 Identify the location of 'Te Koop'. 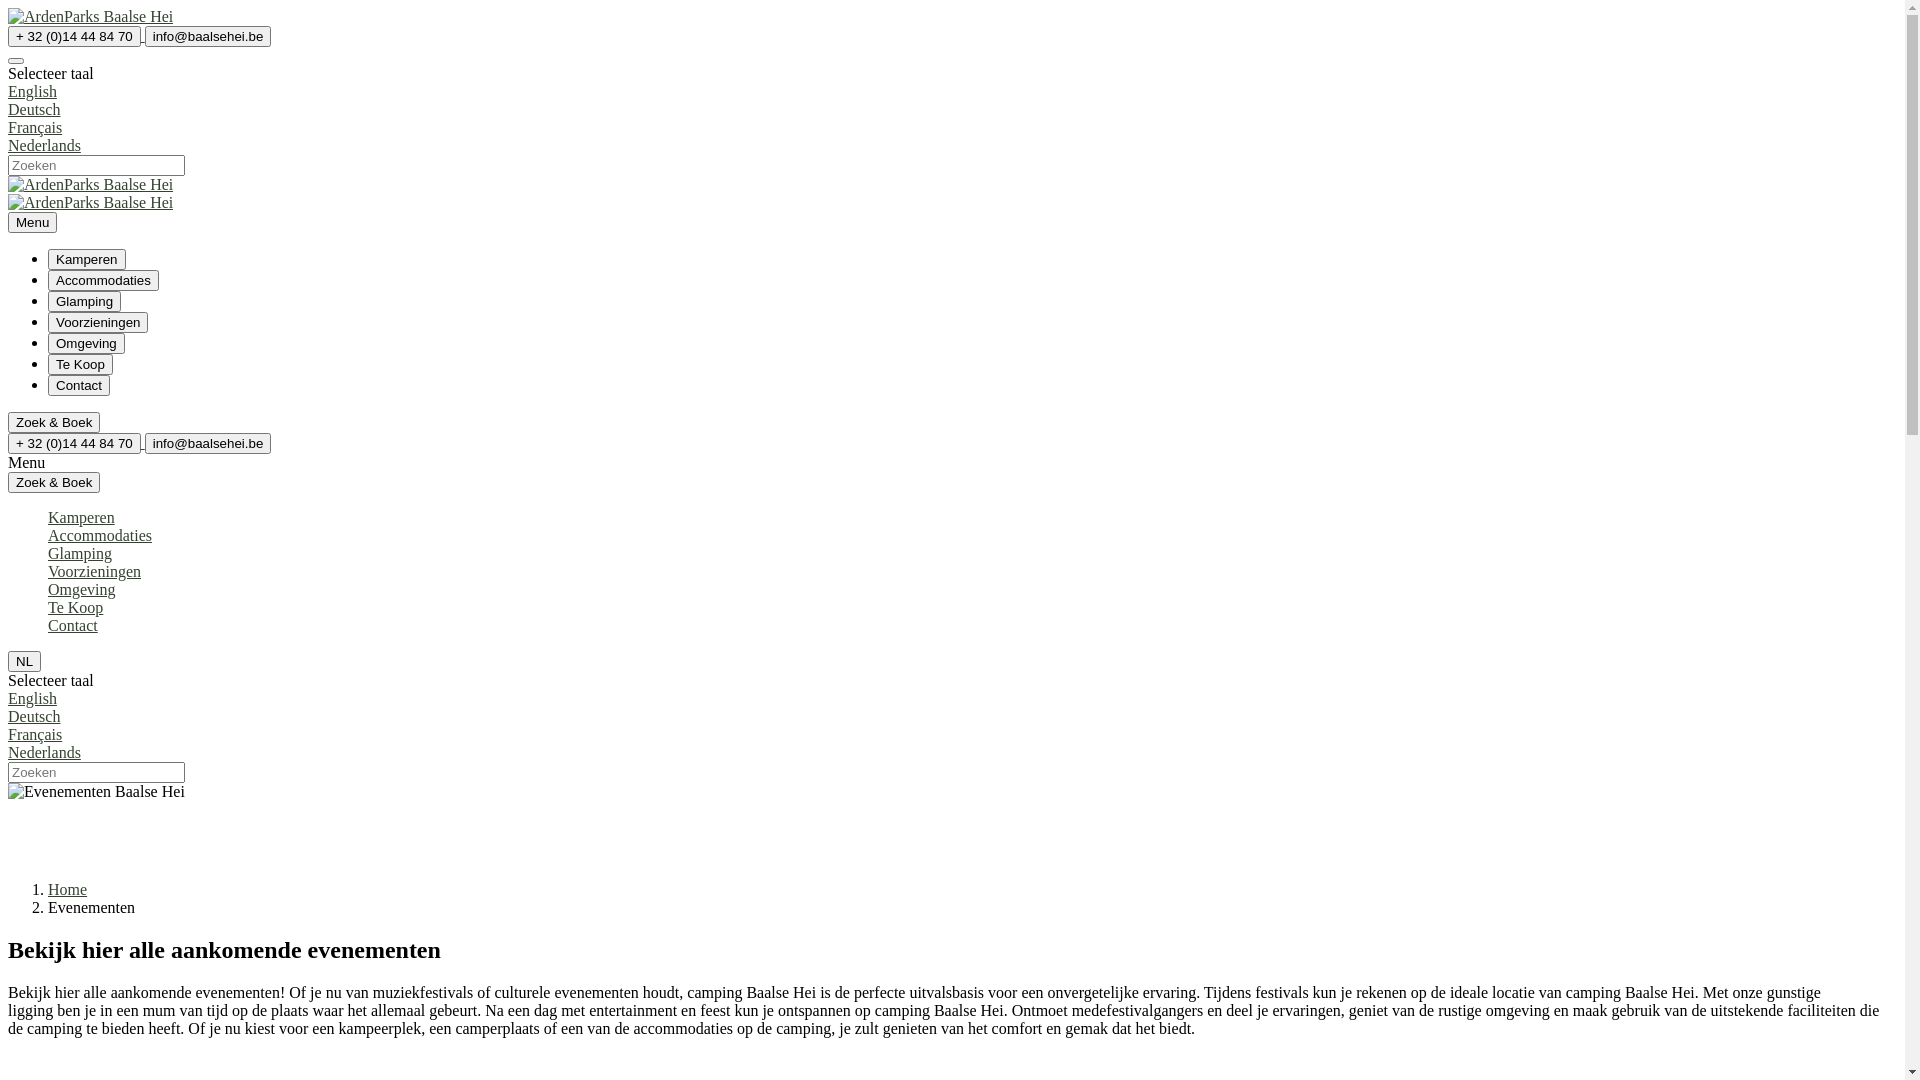
(80, 363).